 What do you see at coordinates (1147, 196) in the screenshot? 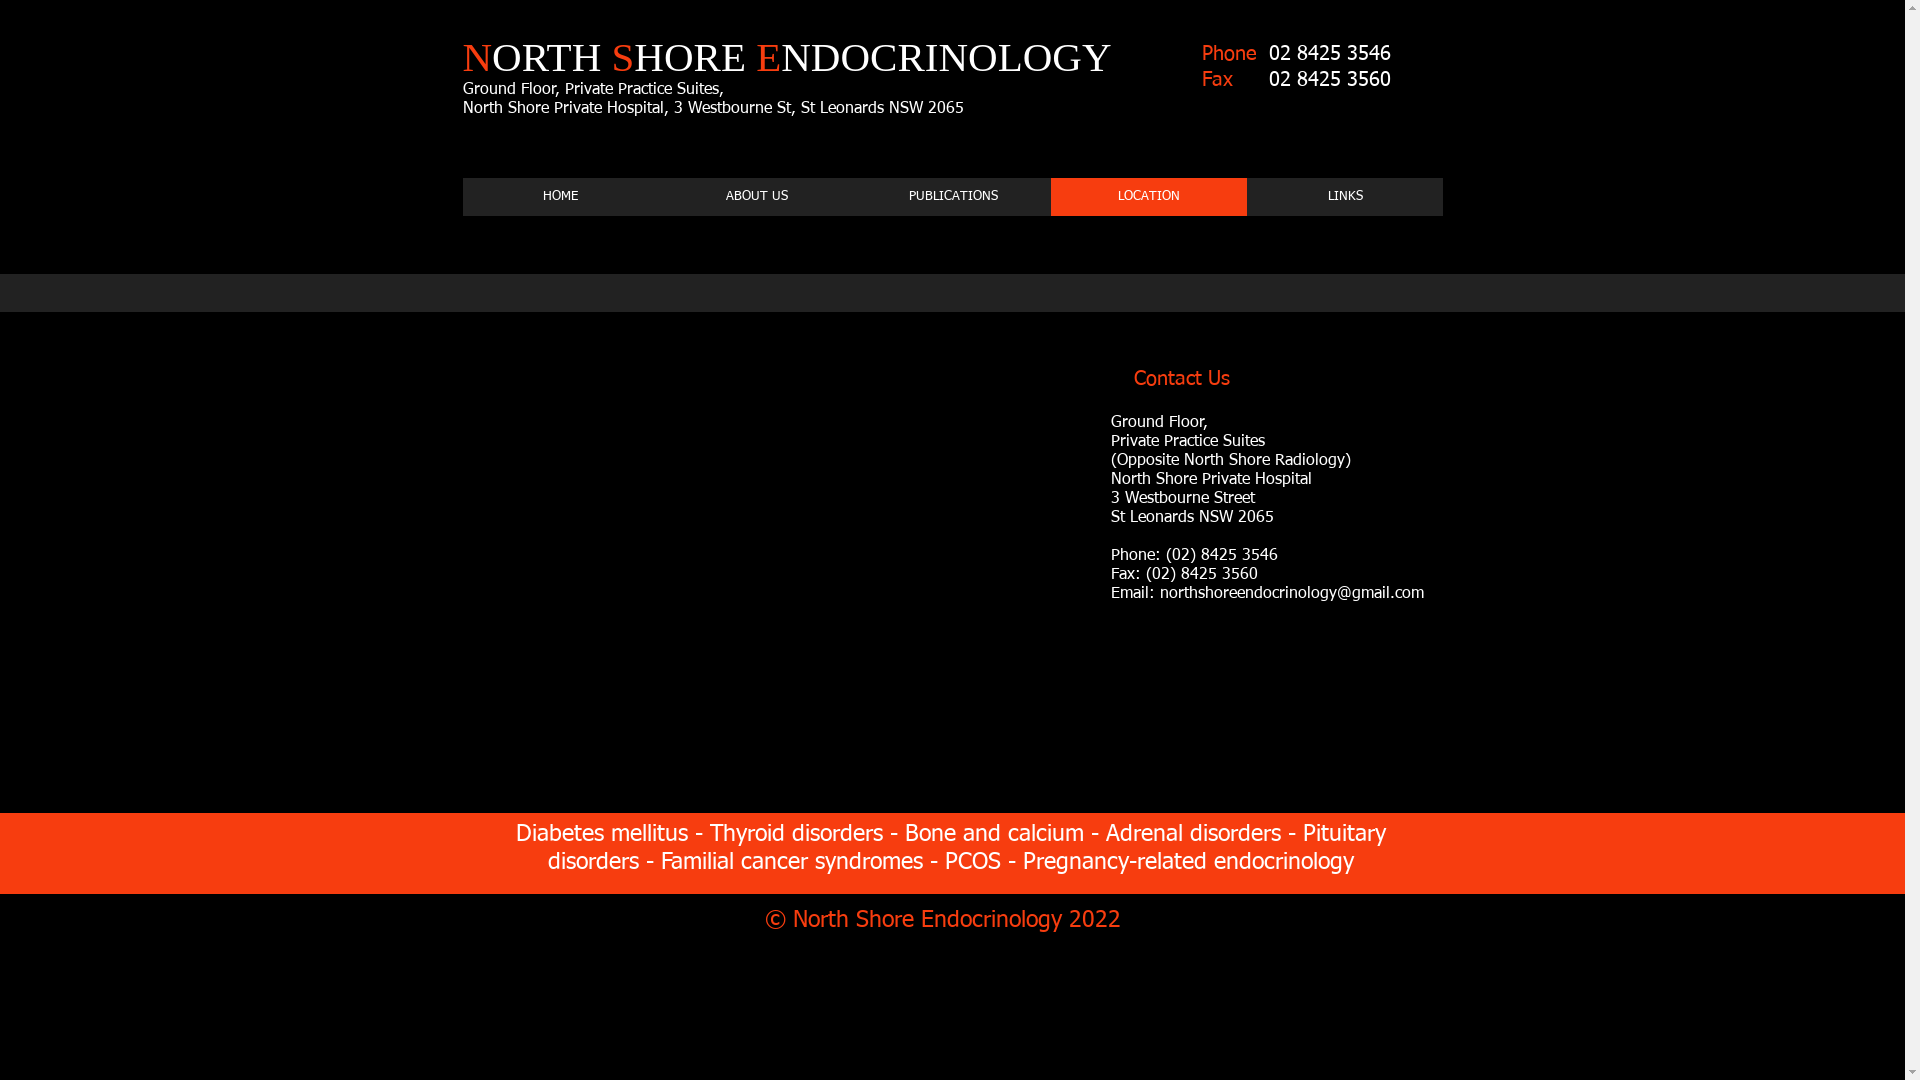
I see `'LOCATION'` at bounding box center [1147, 196].